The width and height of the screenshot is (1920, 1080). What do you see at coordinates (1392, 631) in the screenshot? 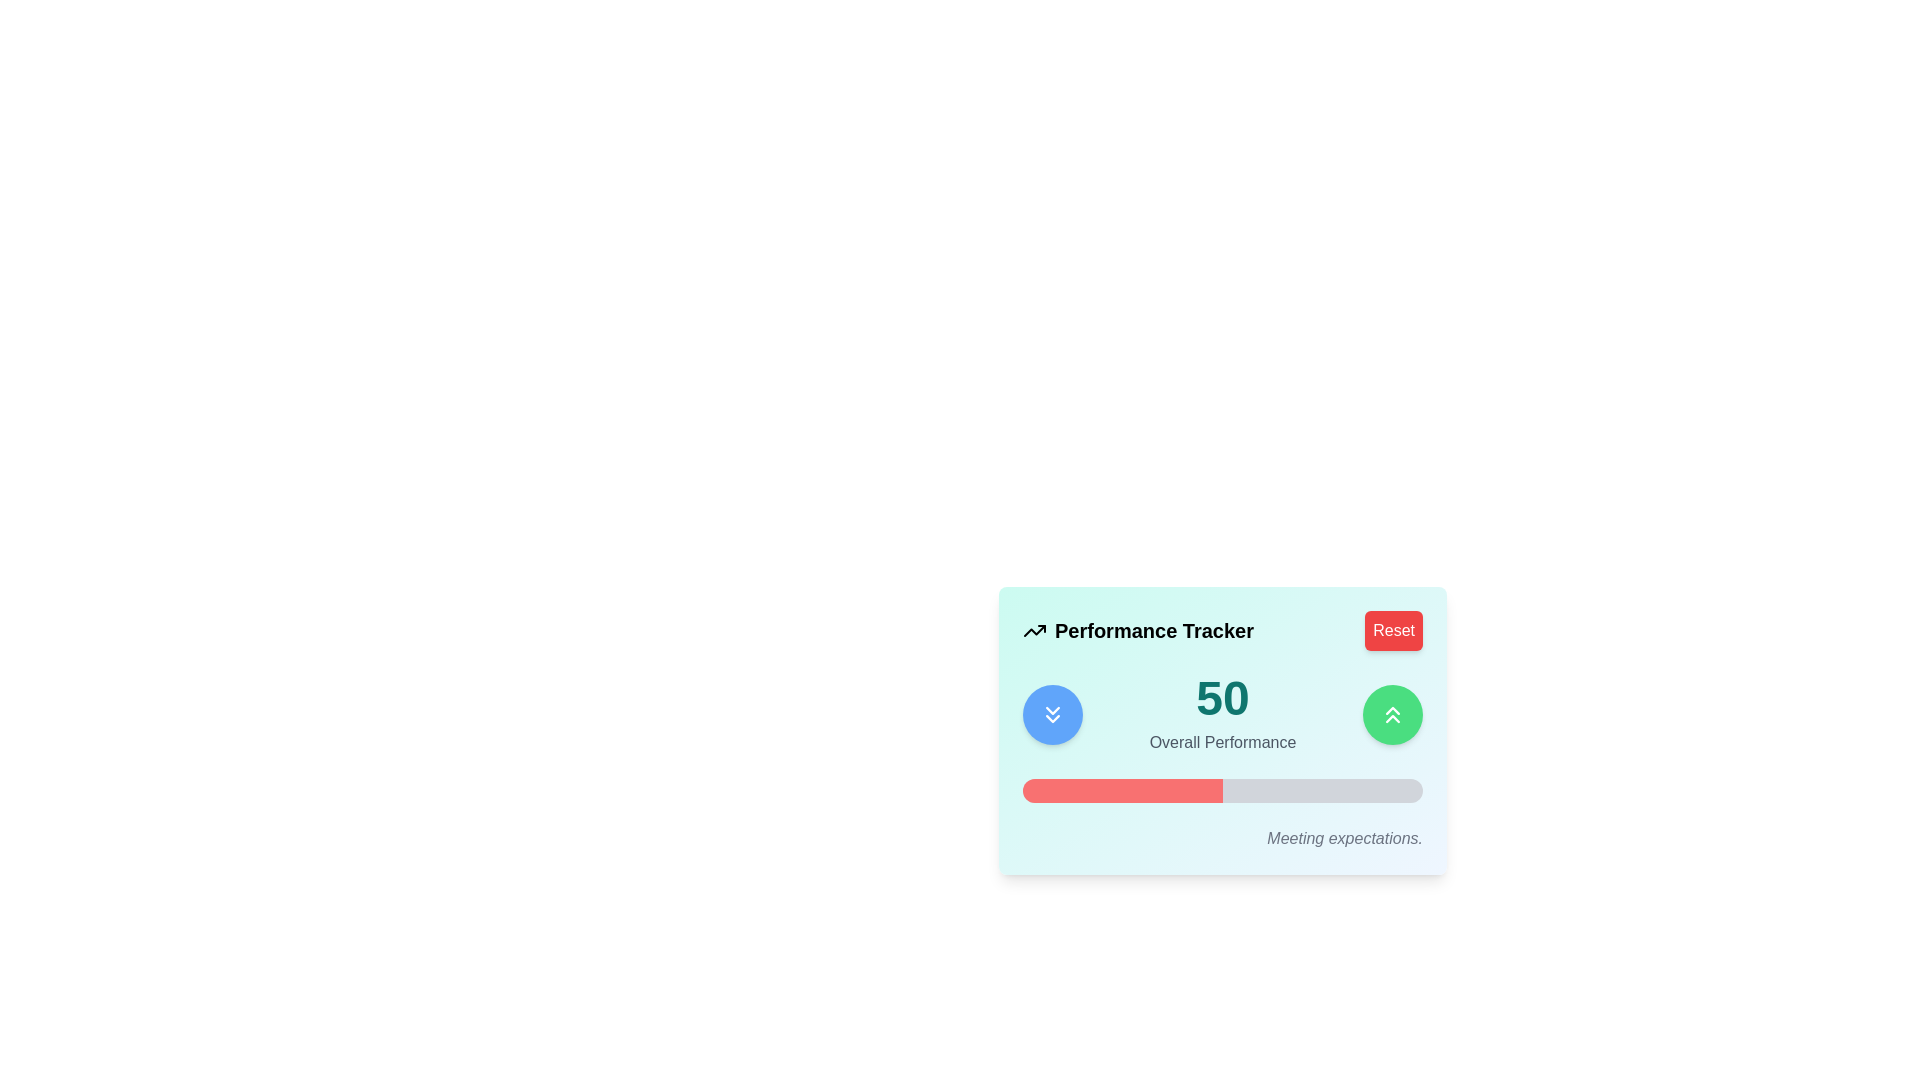
I see `the red 'Reset' button with white text located in the top-right corner of the 'Performance Tracker' section to reset the value` at bounding box center [1392, 631].